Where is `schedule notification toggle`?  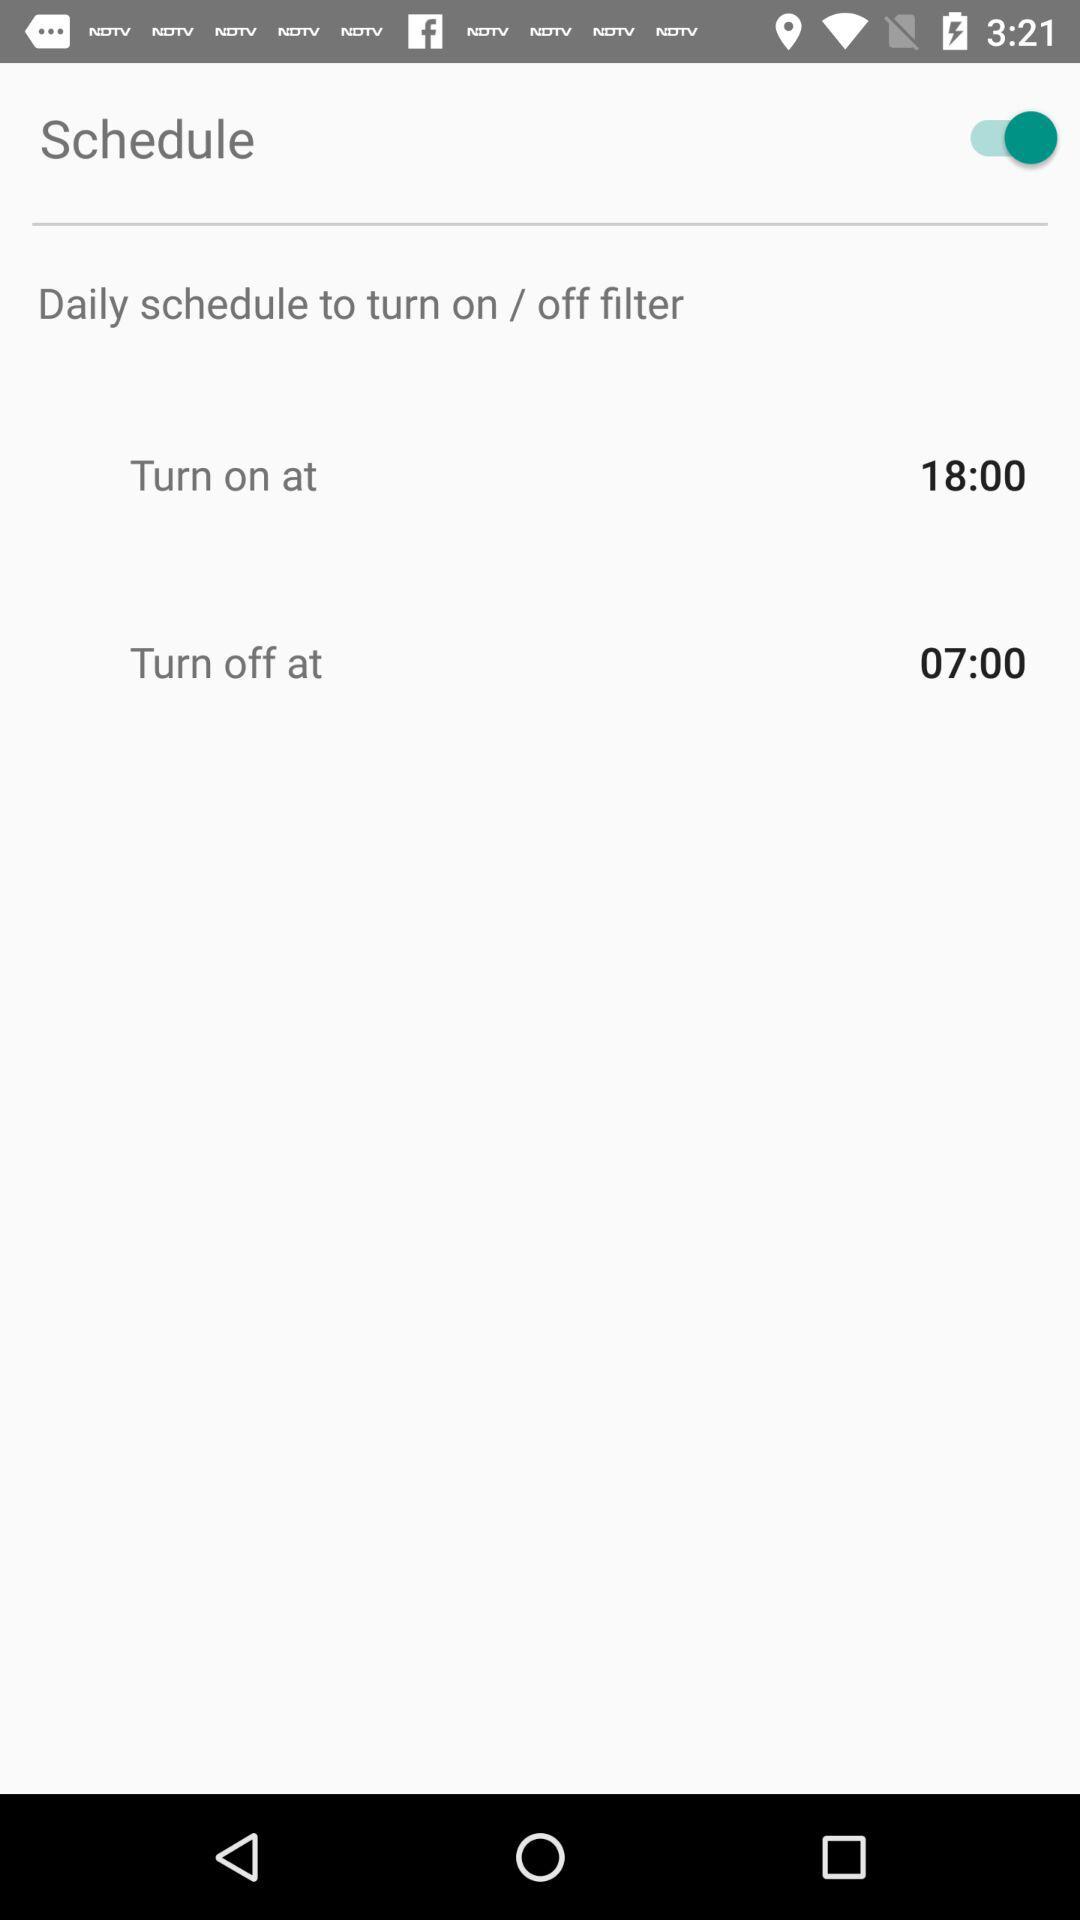
schedule notification toggle is located at coordinates (1004, 136).